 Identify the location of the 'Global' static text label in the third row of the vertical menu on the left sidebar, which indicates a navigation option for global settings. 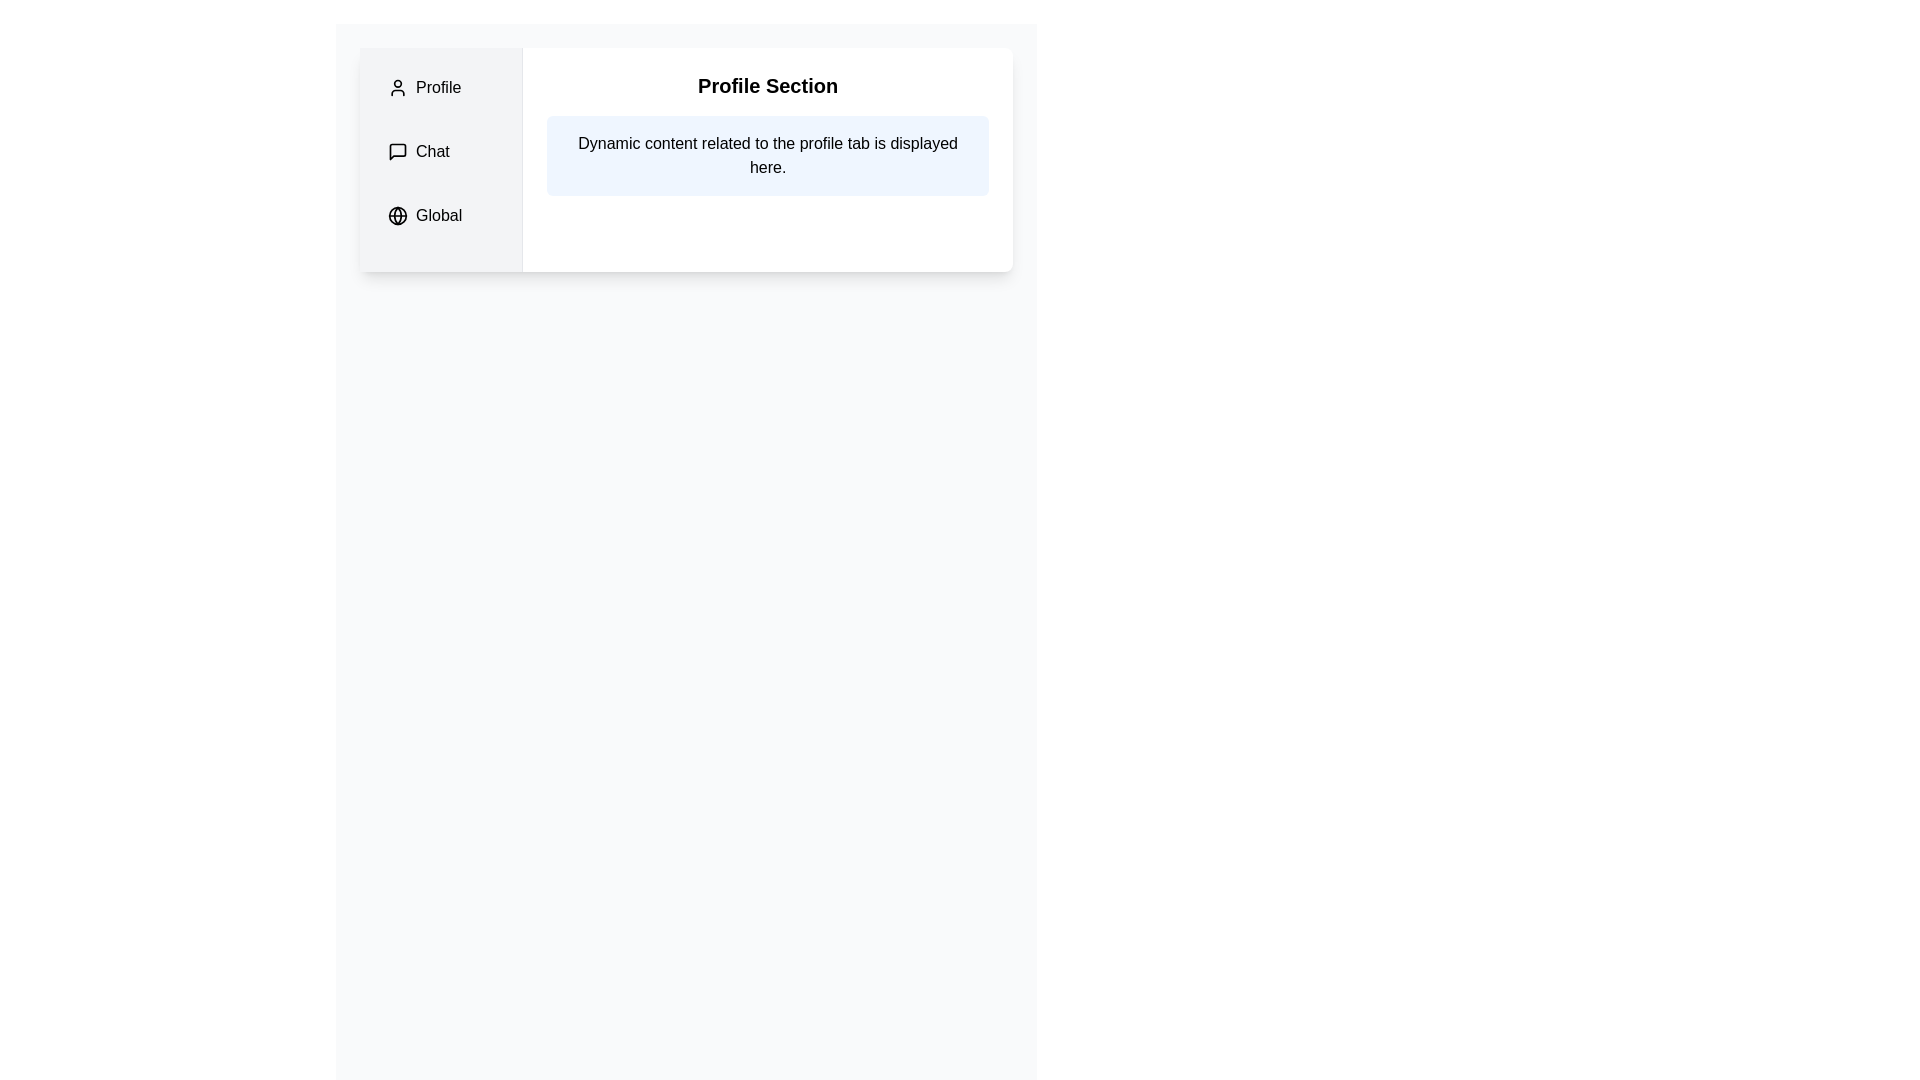
(438, 216).